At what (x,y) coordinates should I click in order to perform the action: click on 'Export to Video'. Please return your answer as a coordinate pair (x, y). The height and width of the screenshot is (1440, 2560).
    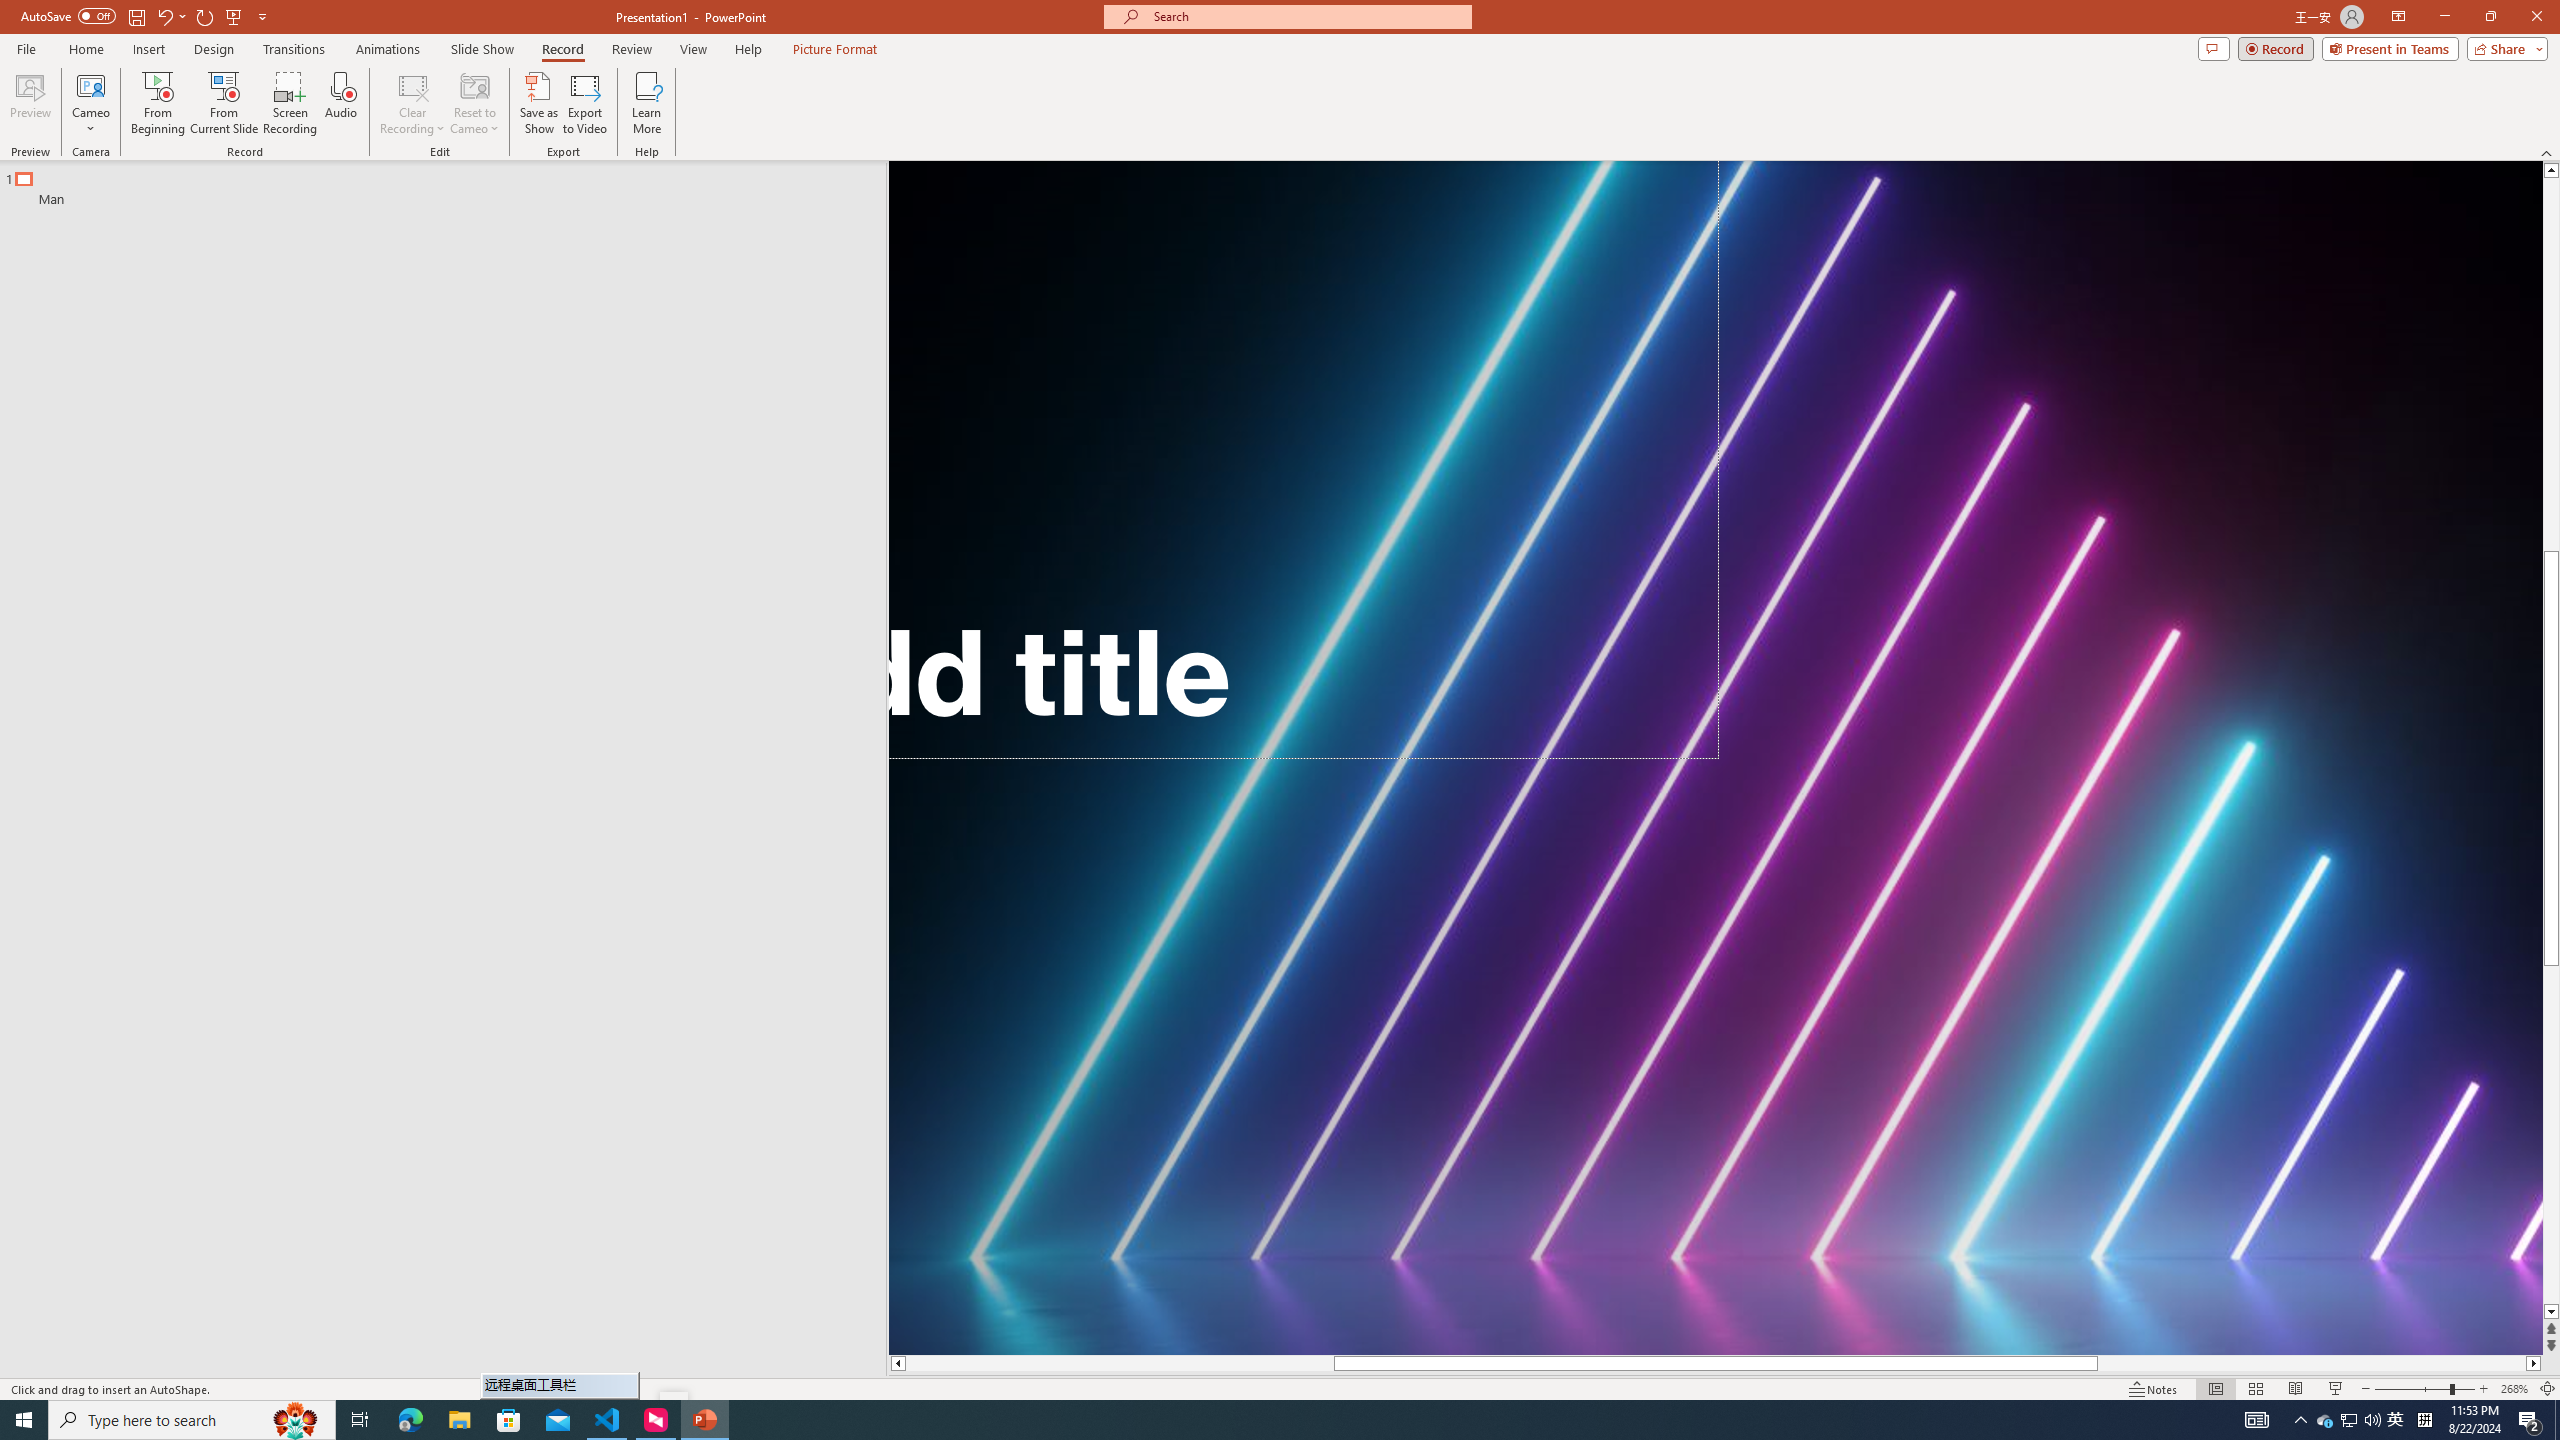
    Looking at the image, I should click on (583, 103).